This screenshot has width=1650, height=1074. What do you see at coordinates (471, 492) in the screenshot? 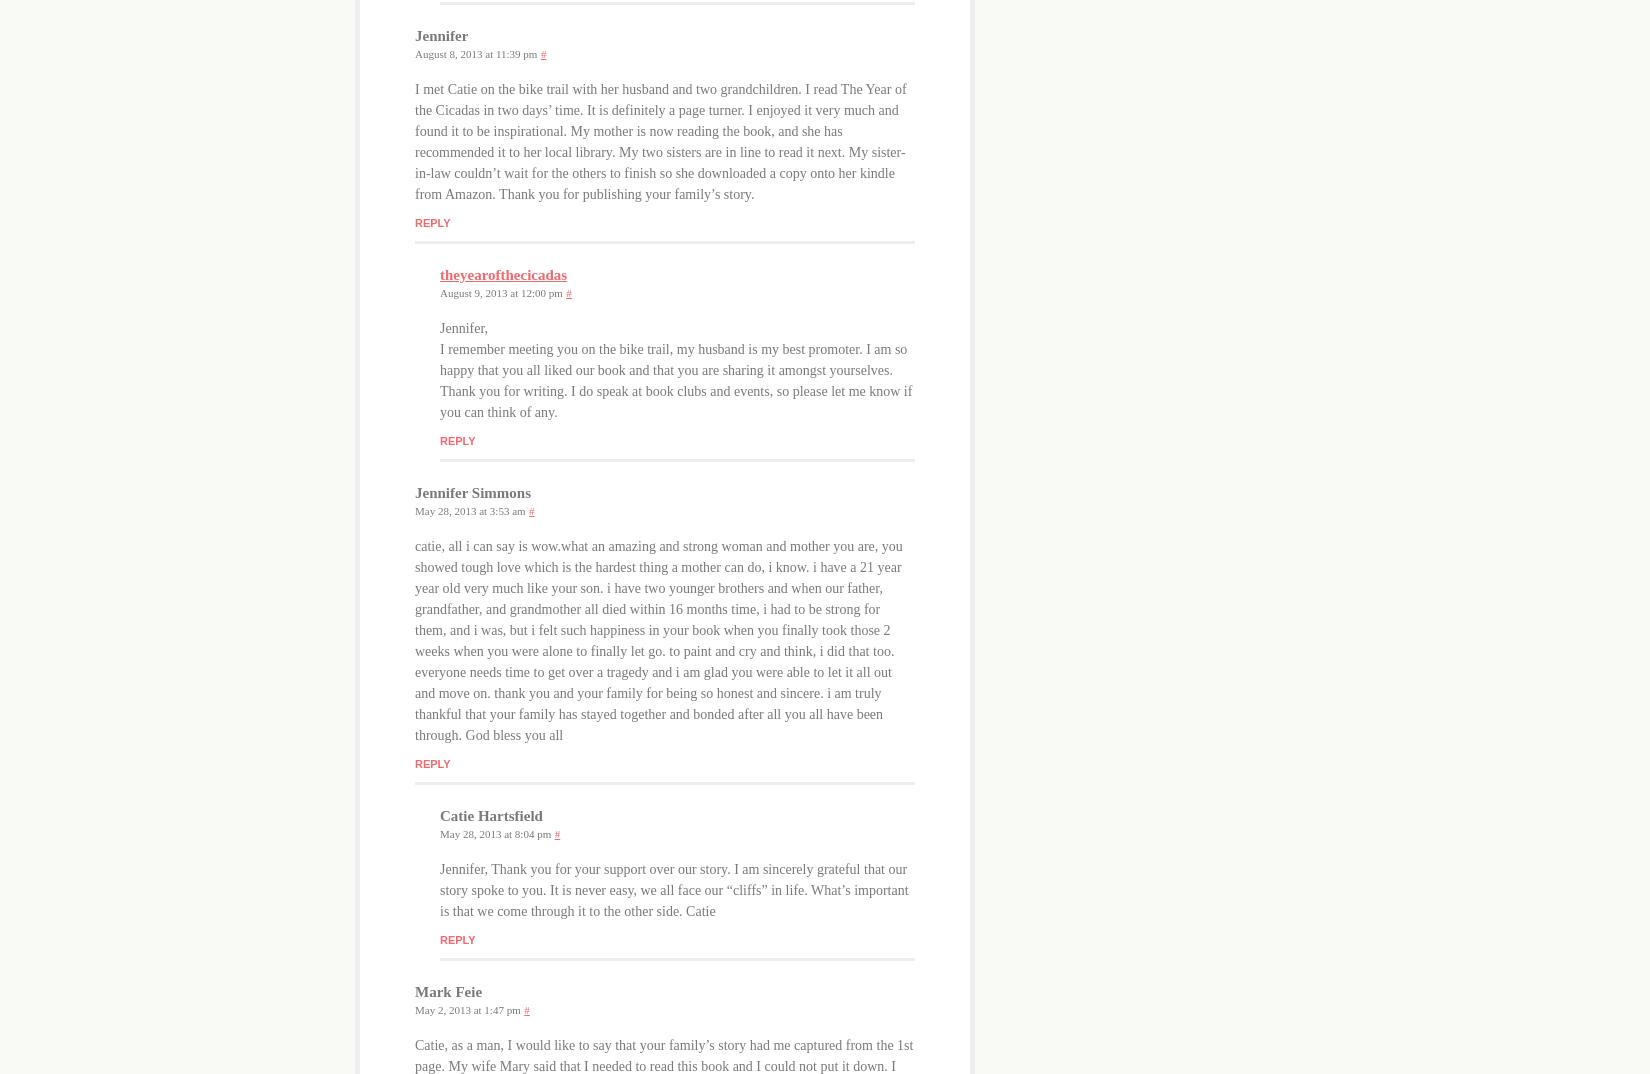
I see `'Jennifer Simmons'` at bounding box center [471, 492].